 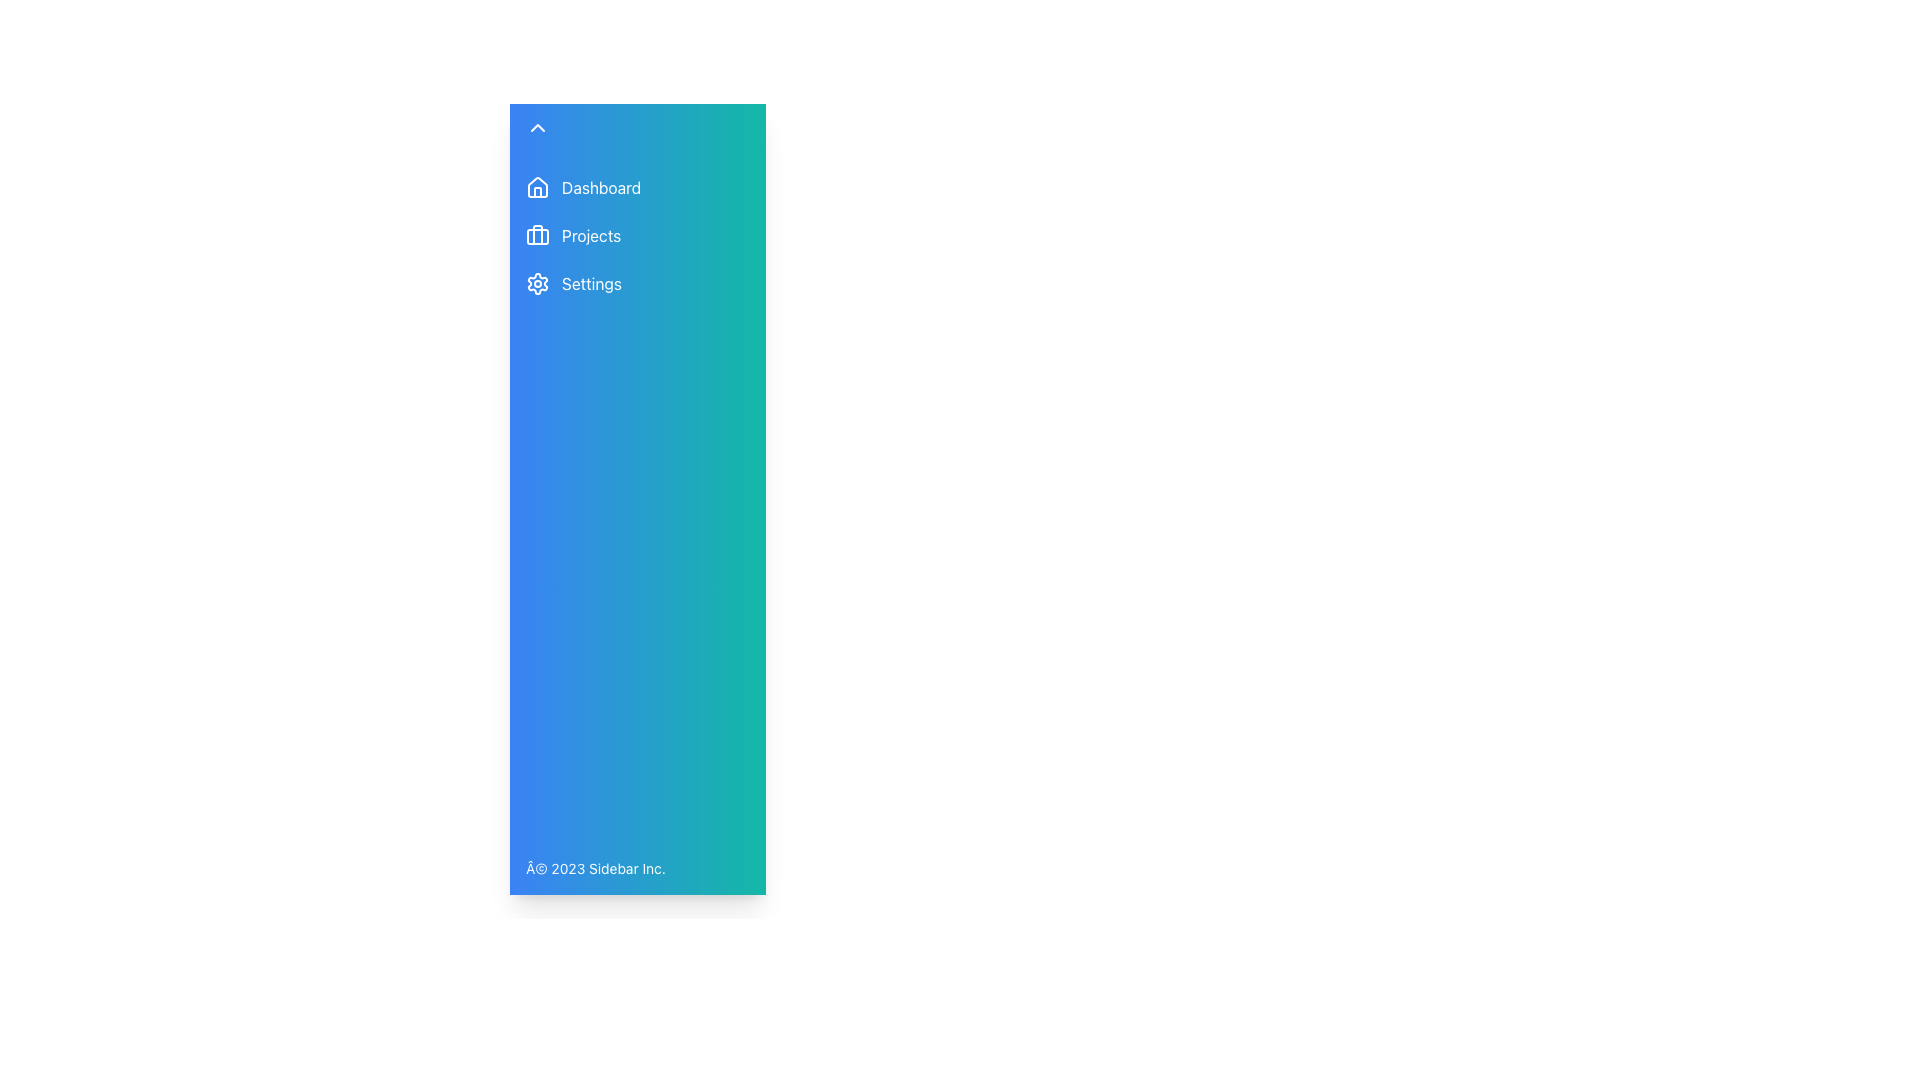 I want to click on the blue briefcase icon located in the sidebar menu, which is positioned second in the list of options beneath 'Dashboard' and above 'Settings', so click(x=537, y=234).